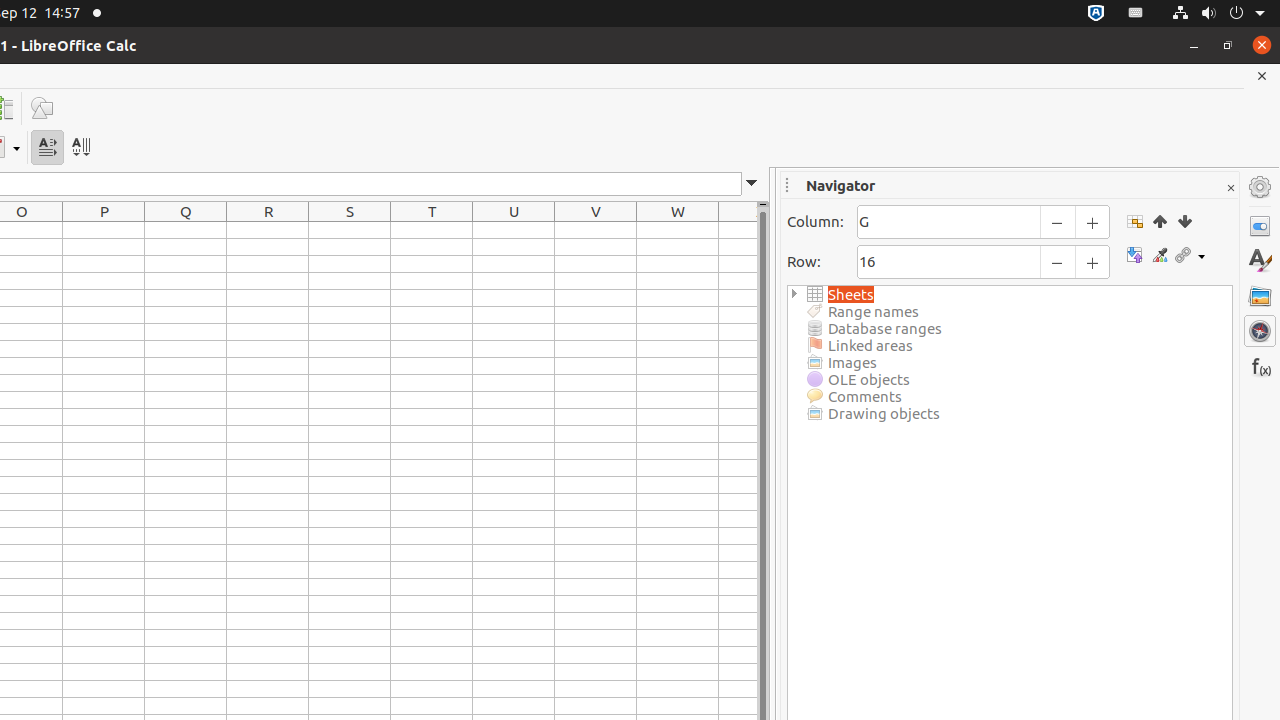 The width and height of the screenshot is (1280, 720). What do you see at coordinates (514, 229) in the screenshot?
I see `'U1'` at bounding box center [514, 229].